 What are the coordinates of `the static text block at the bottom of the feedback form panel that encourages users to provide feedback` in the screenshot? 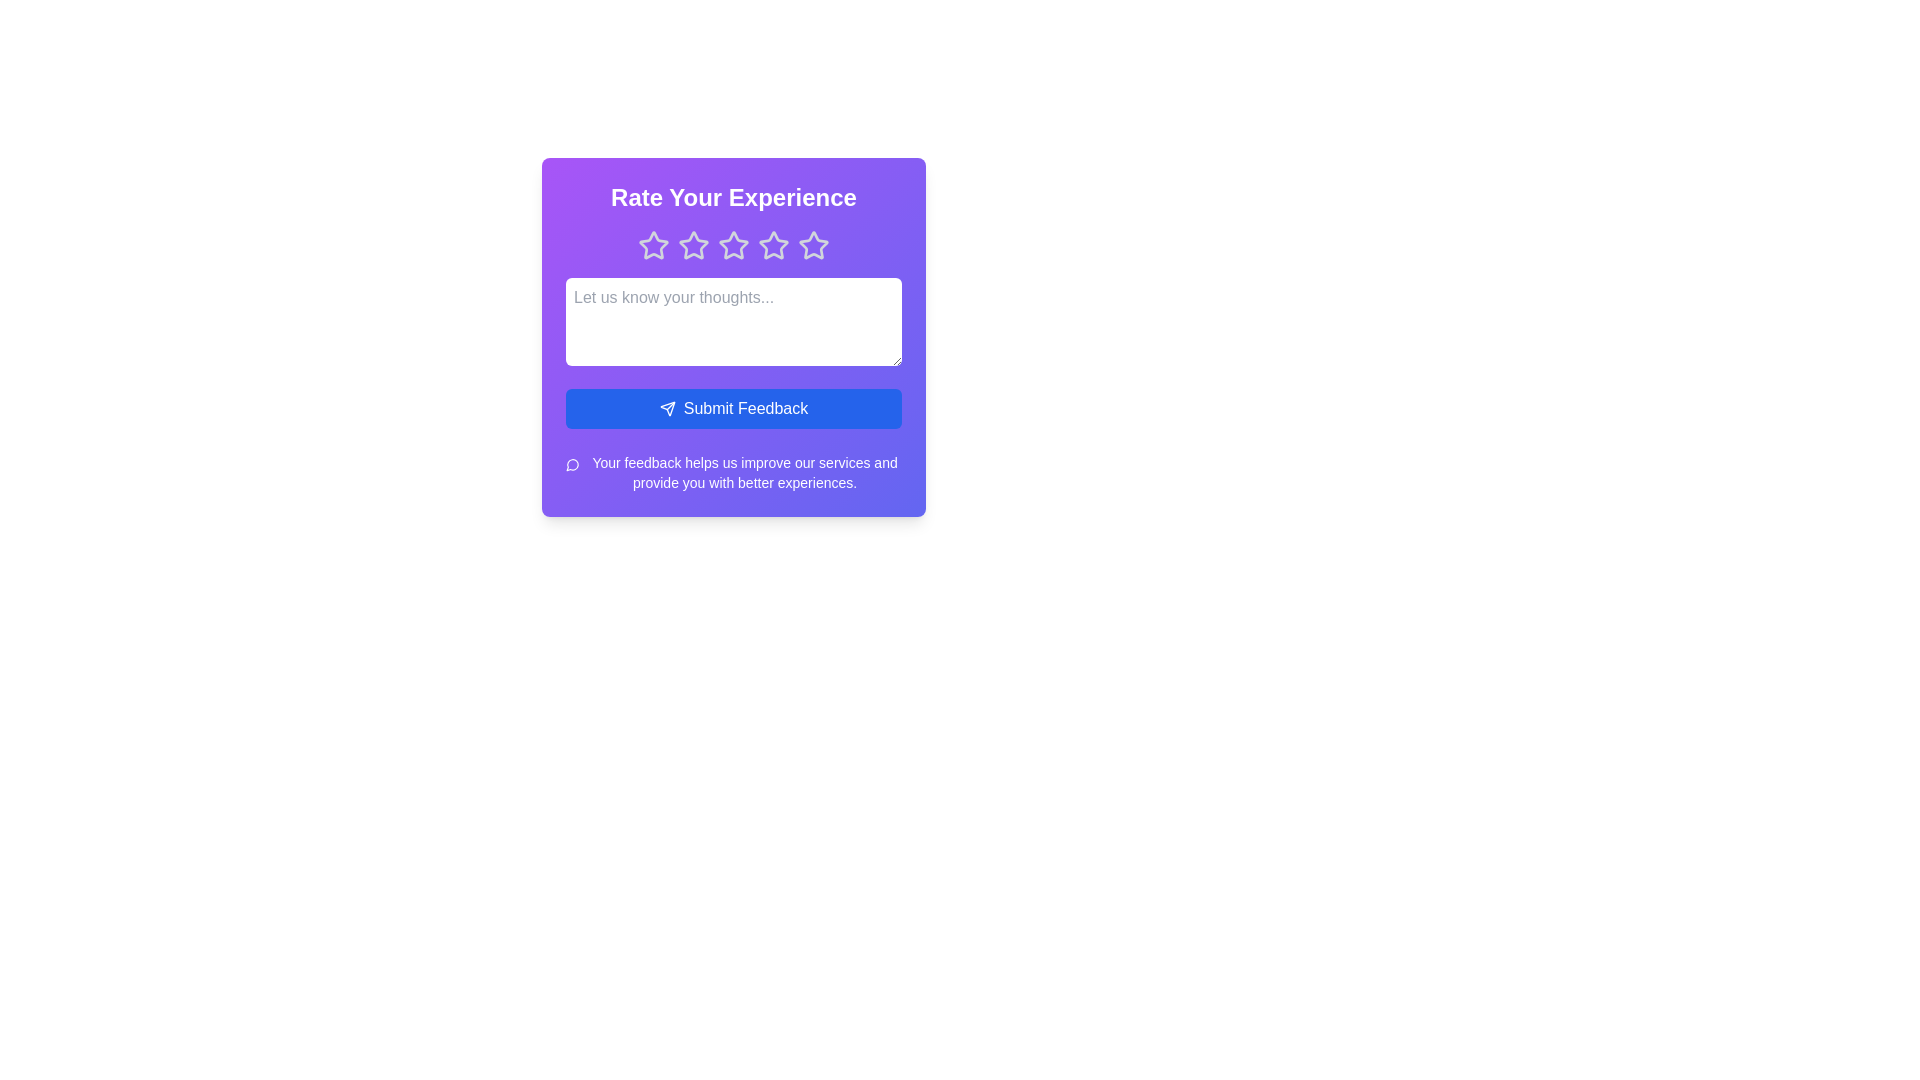 It's located at (733, 473).